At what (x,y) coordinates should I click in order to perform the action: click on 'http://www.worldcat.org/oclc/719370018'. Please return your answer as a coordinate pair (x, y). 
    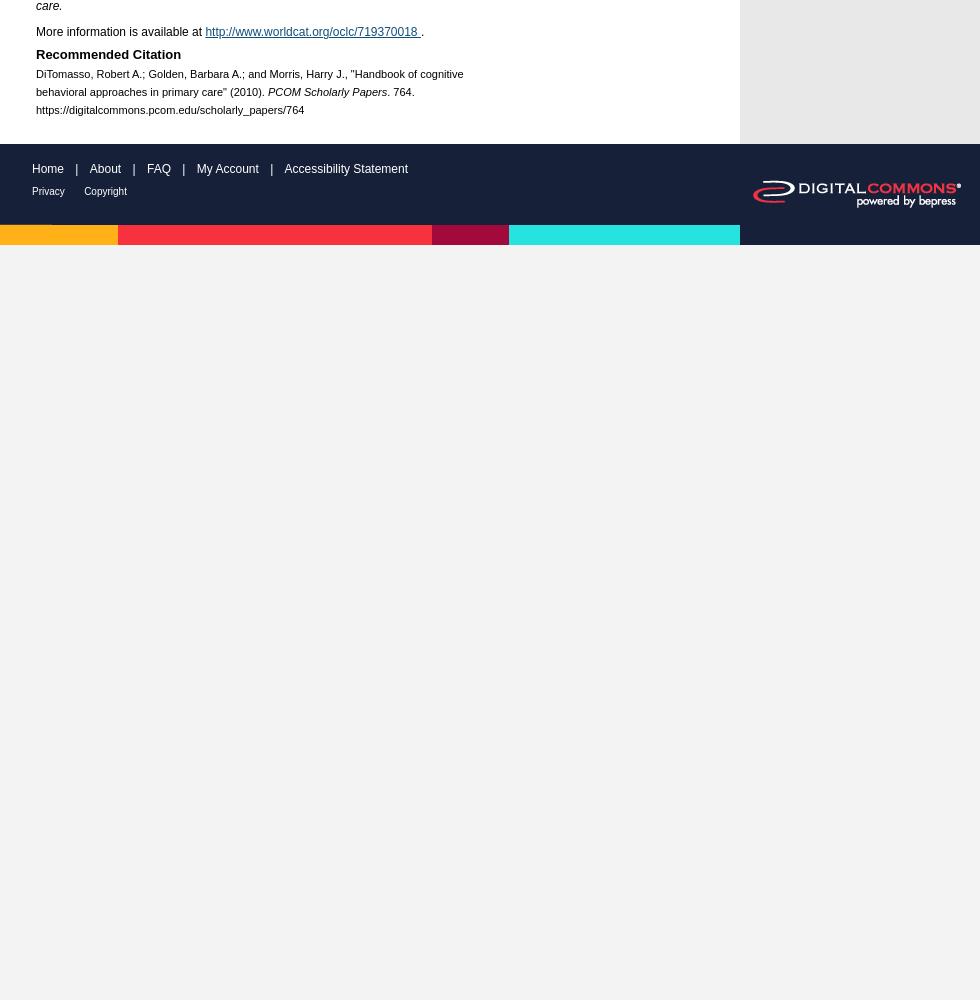
    Looking at the image, I should click on (312, 32).